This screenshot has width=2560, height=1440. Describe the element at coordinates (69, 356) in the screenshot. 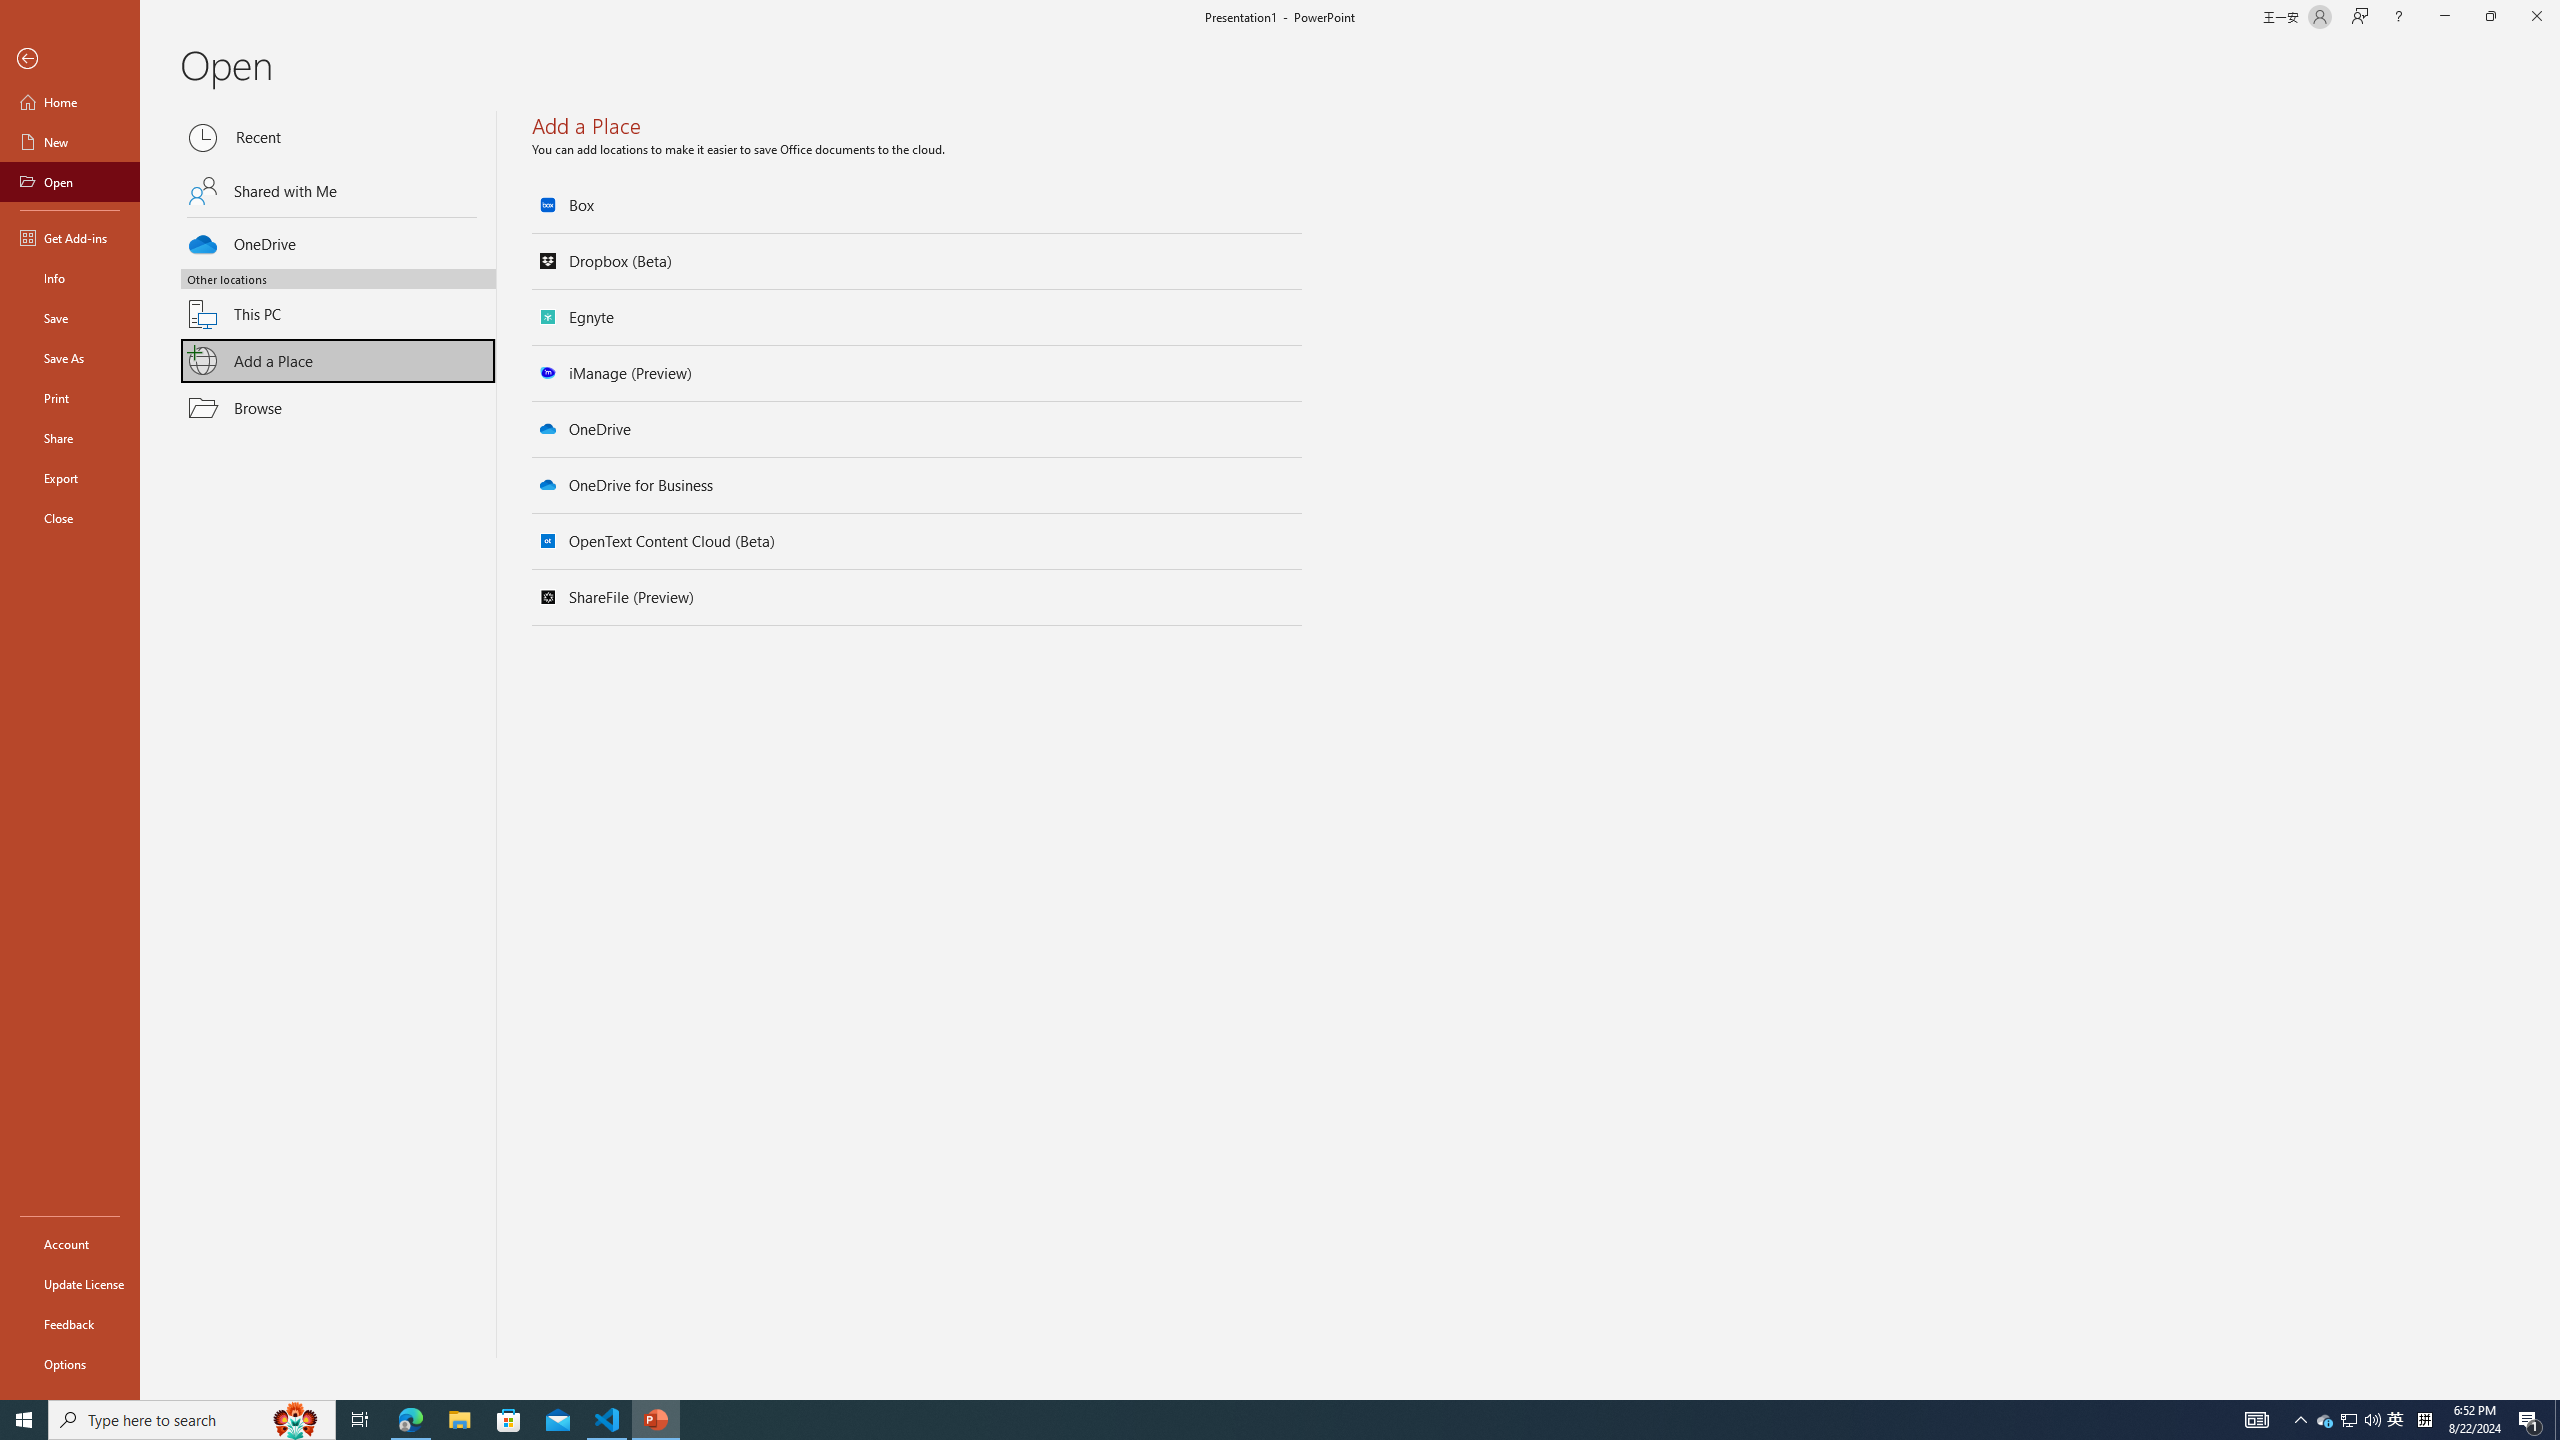

I see `'Save As'` at that location.